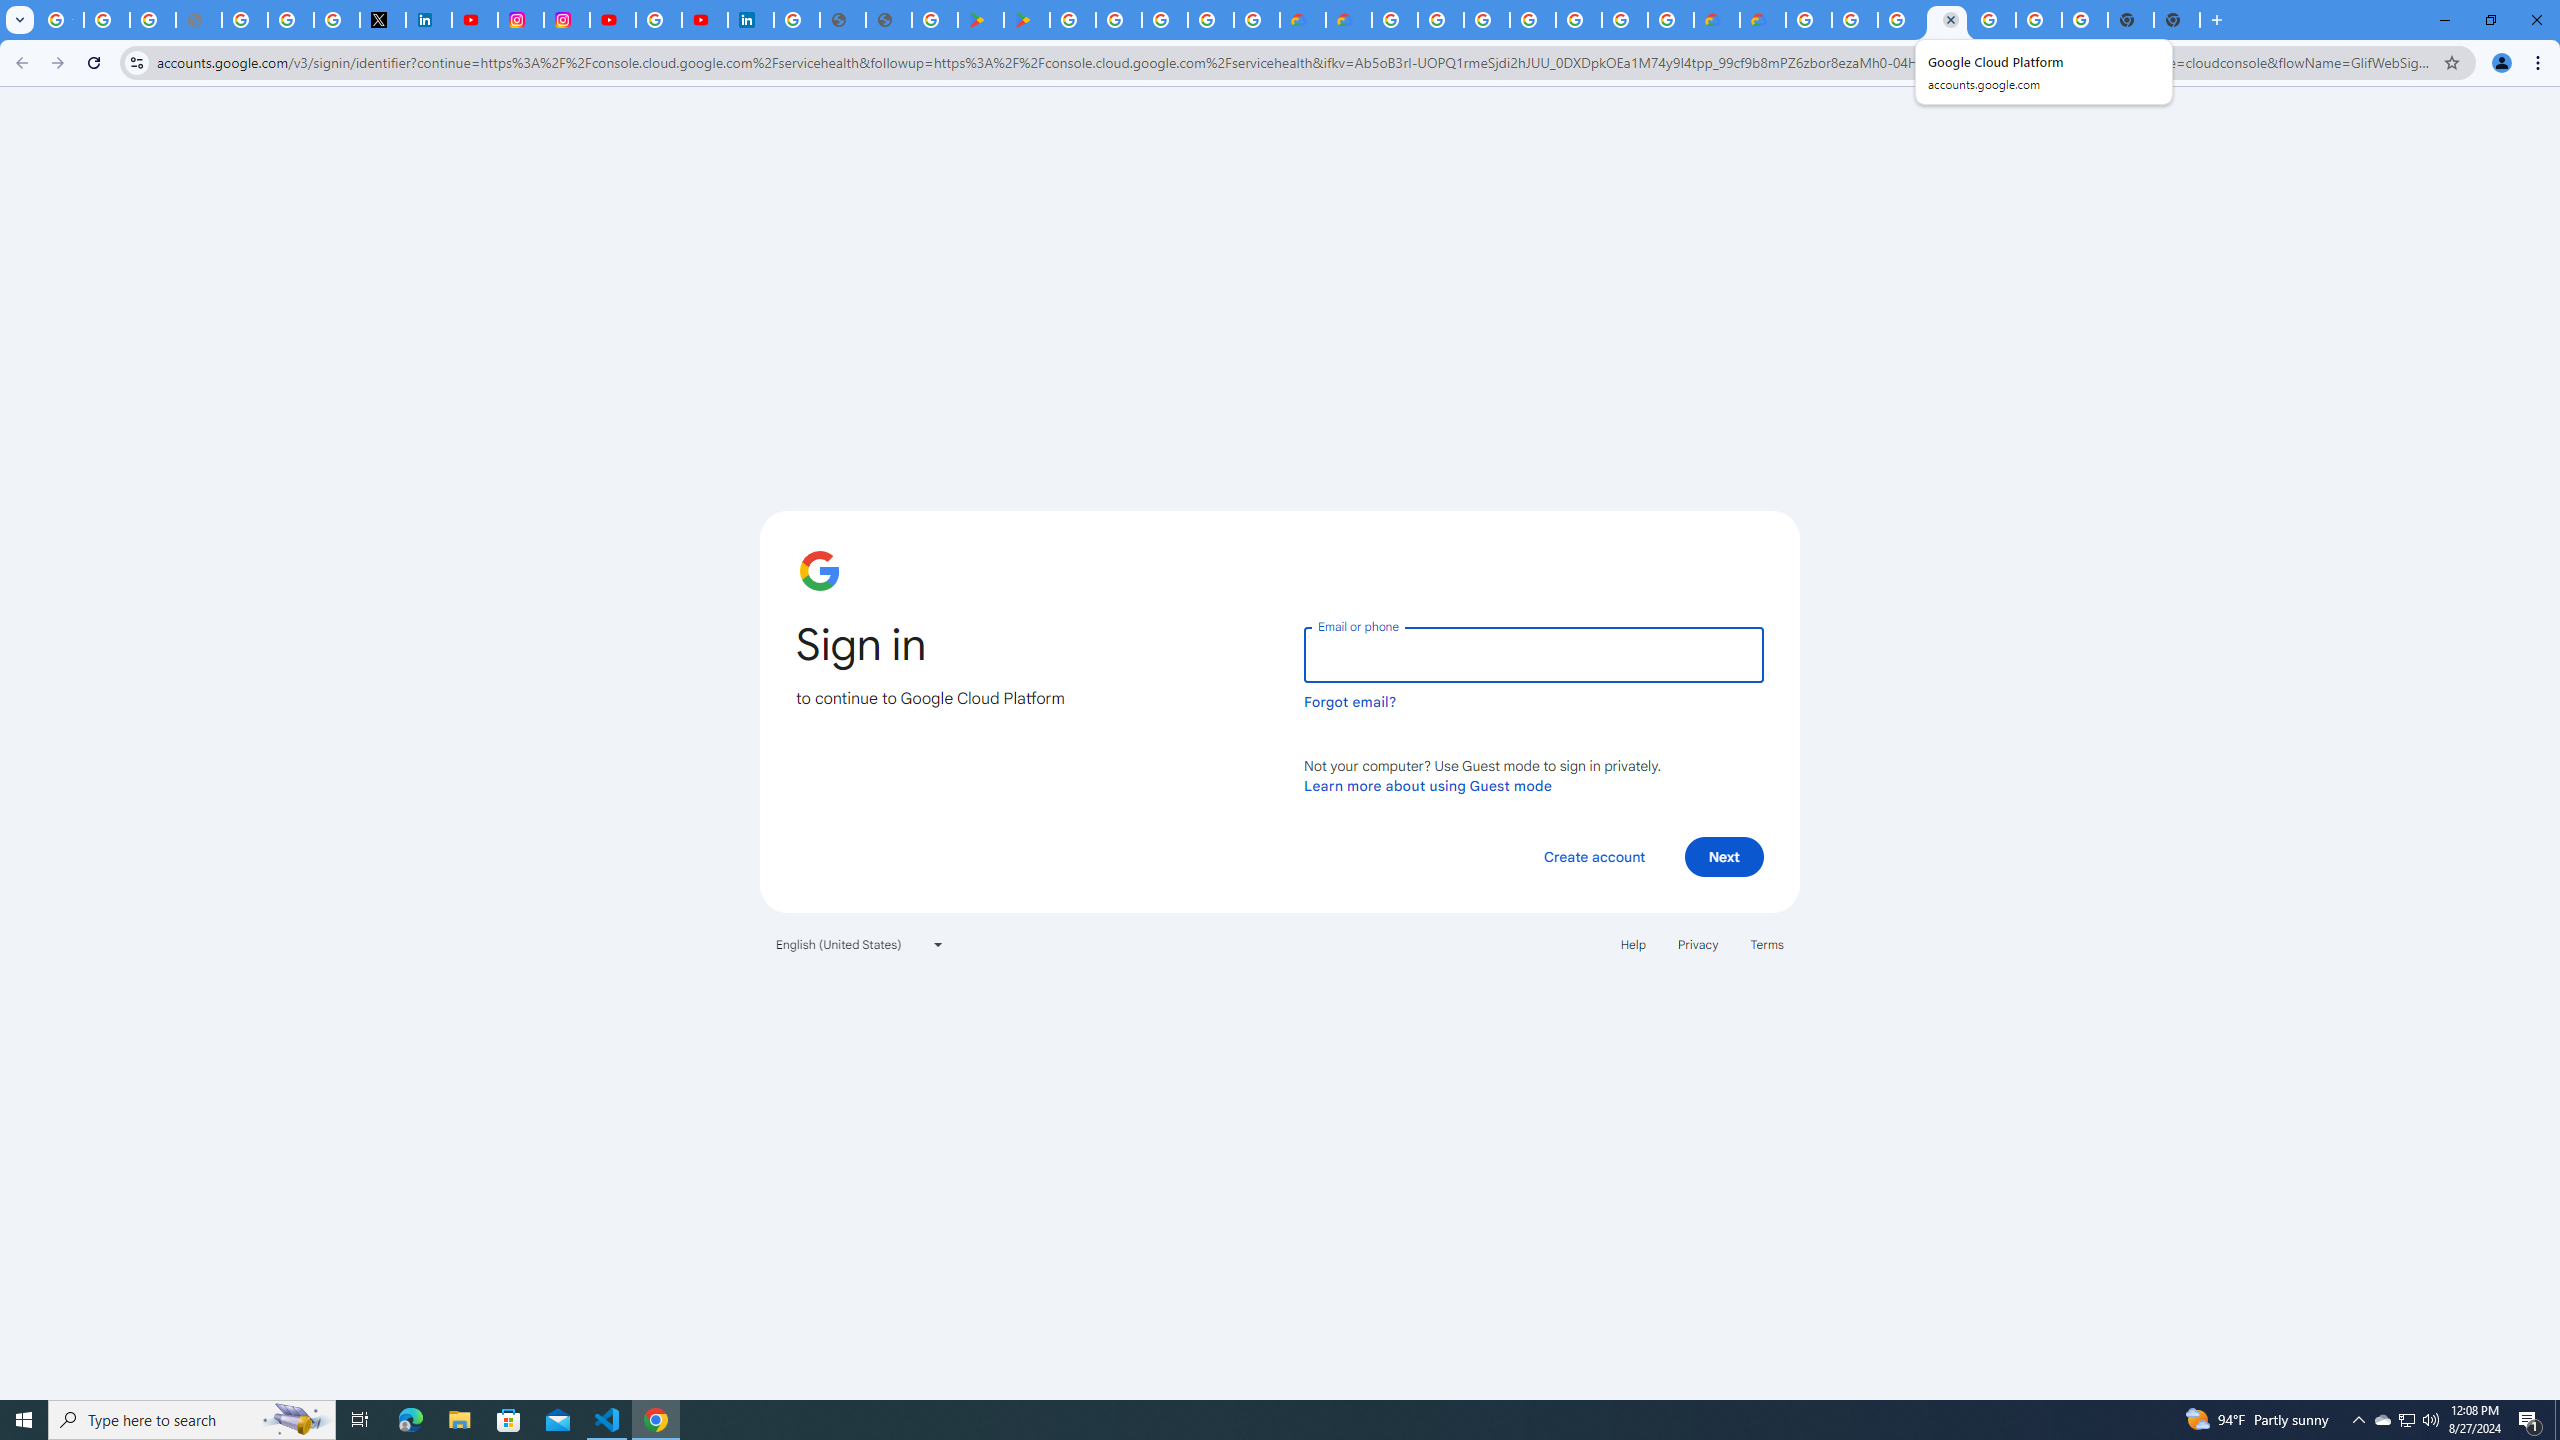 This screenshot has width=2560, height=1440. What do you see at coordinates (1716, 19) in the screenshot?
I see `'Customer Care | Google Cloud'` at bounding box center [1716, 19].